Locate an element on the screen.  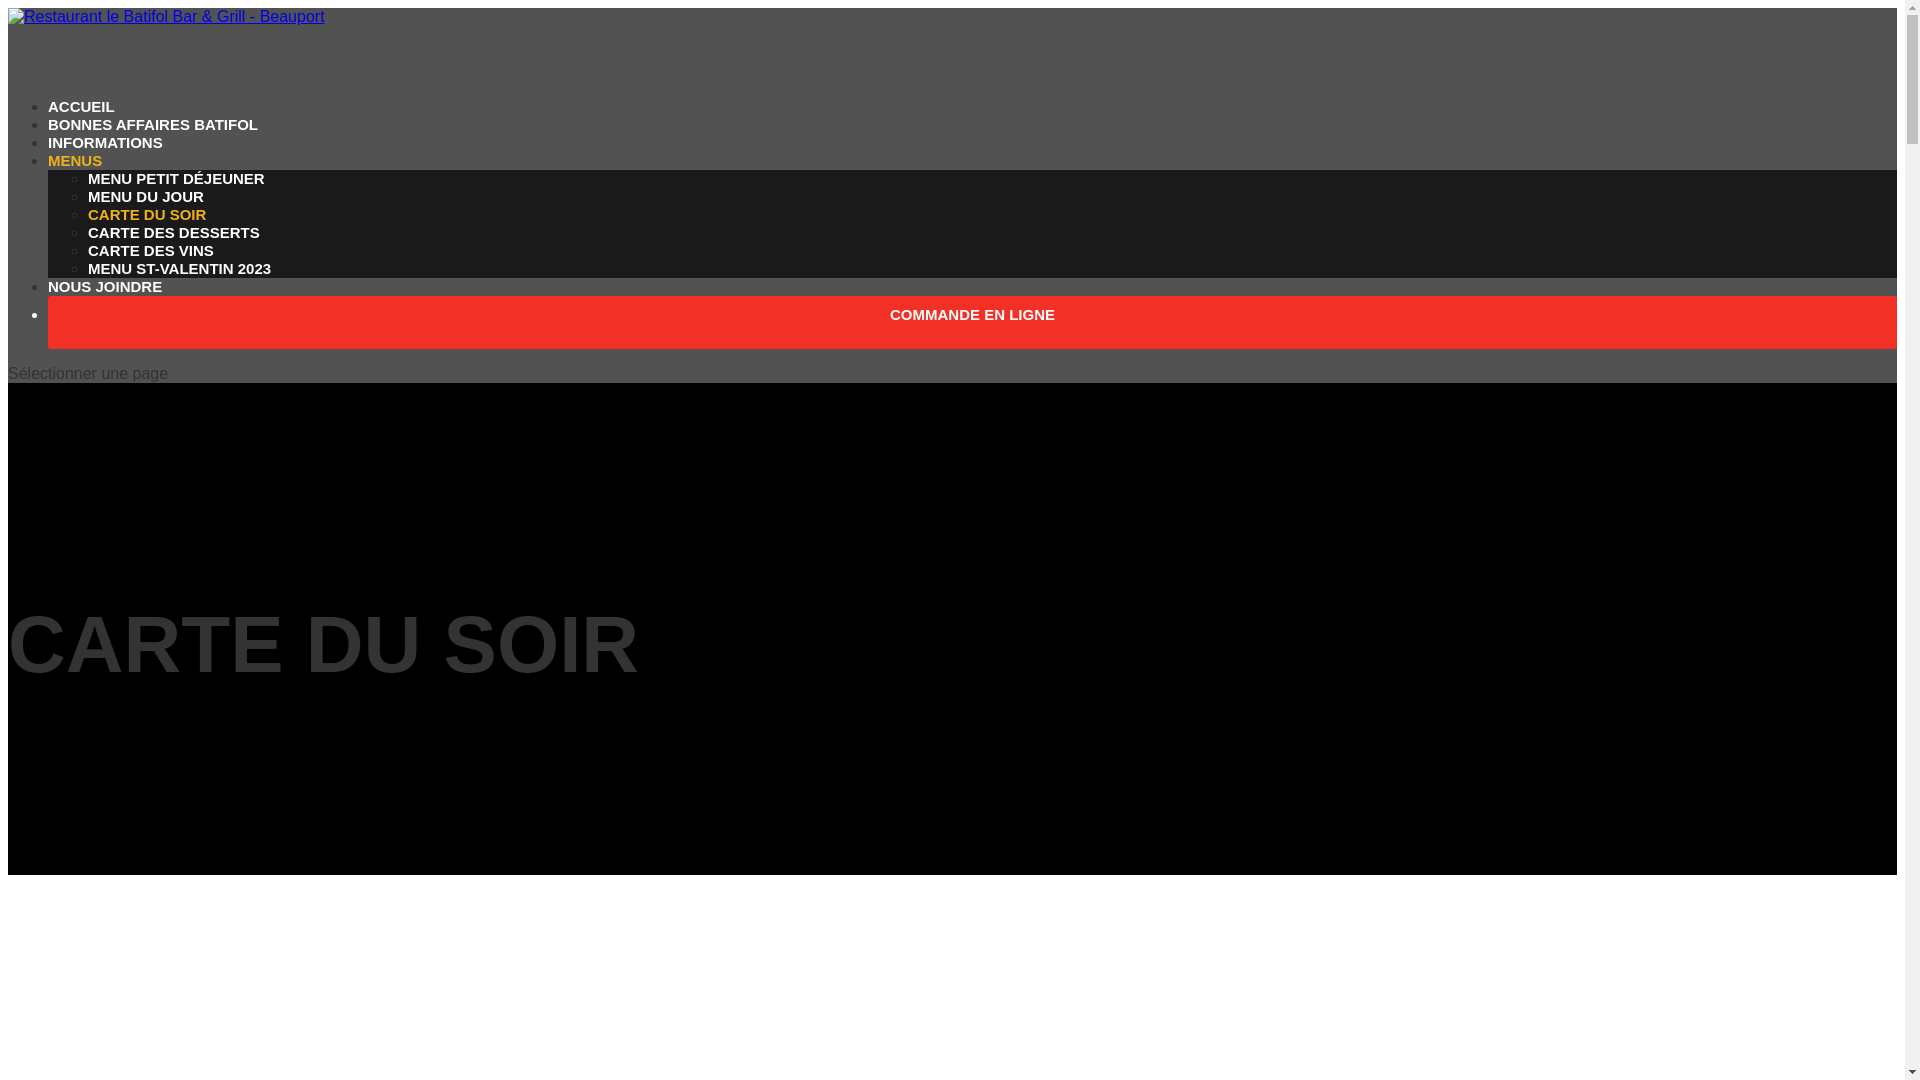
'NOUS JOINDRE' is located at coordinates (104, 314).